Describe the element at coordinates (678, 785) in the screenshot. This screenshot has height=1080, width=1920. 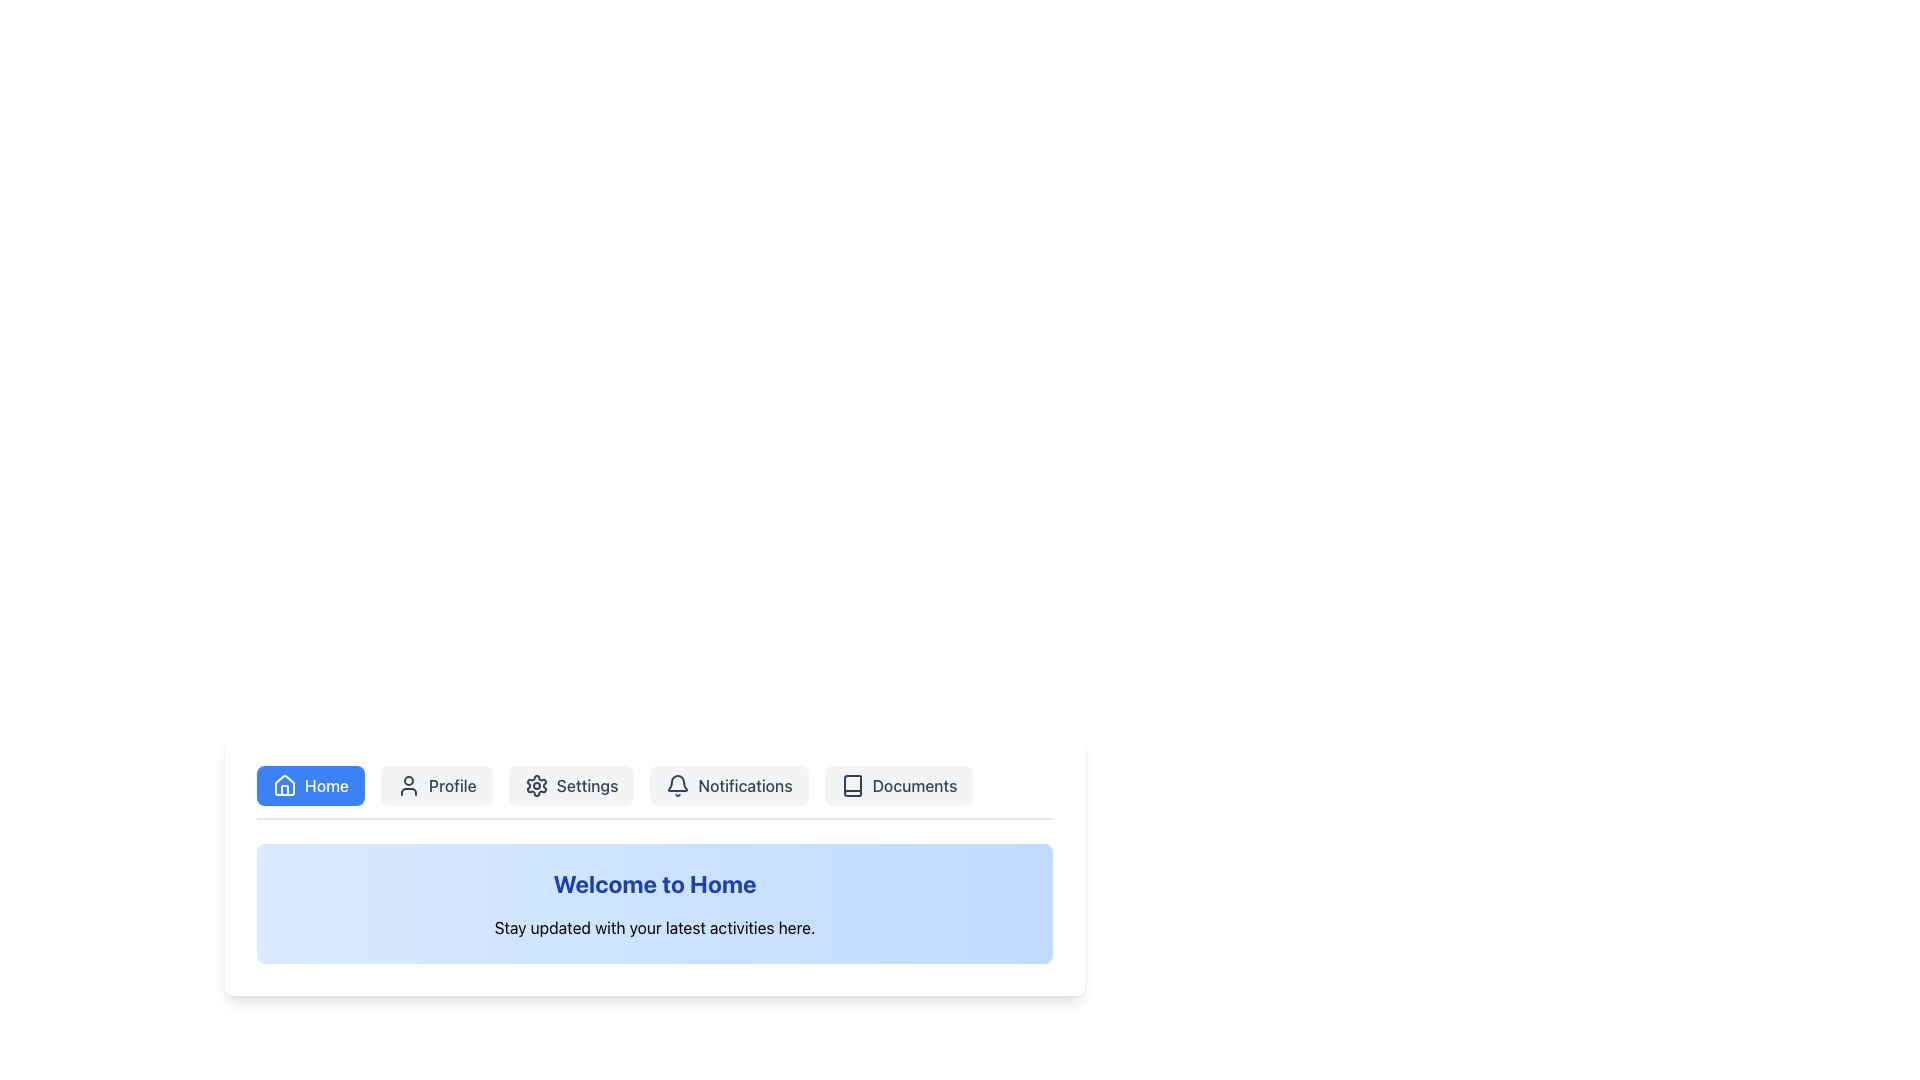
I see `the bell icon inside the 'Notifications' button, which is the fourth element in the top navigation bar, characterized by its stroke outline style and light background with a hover effect` at that location.